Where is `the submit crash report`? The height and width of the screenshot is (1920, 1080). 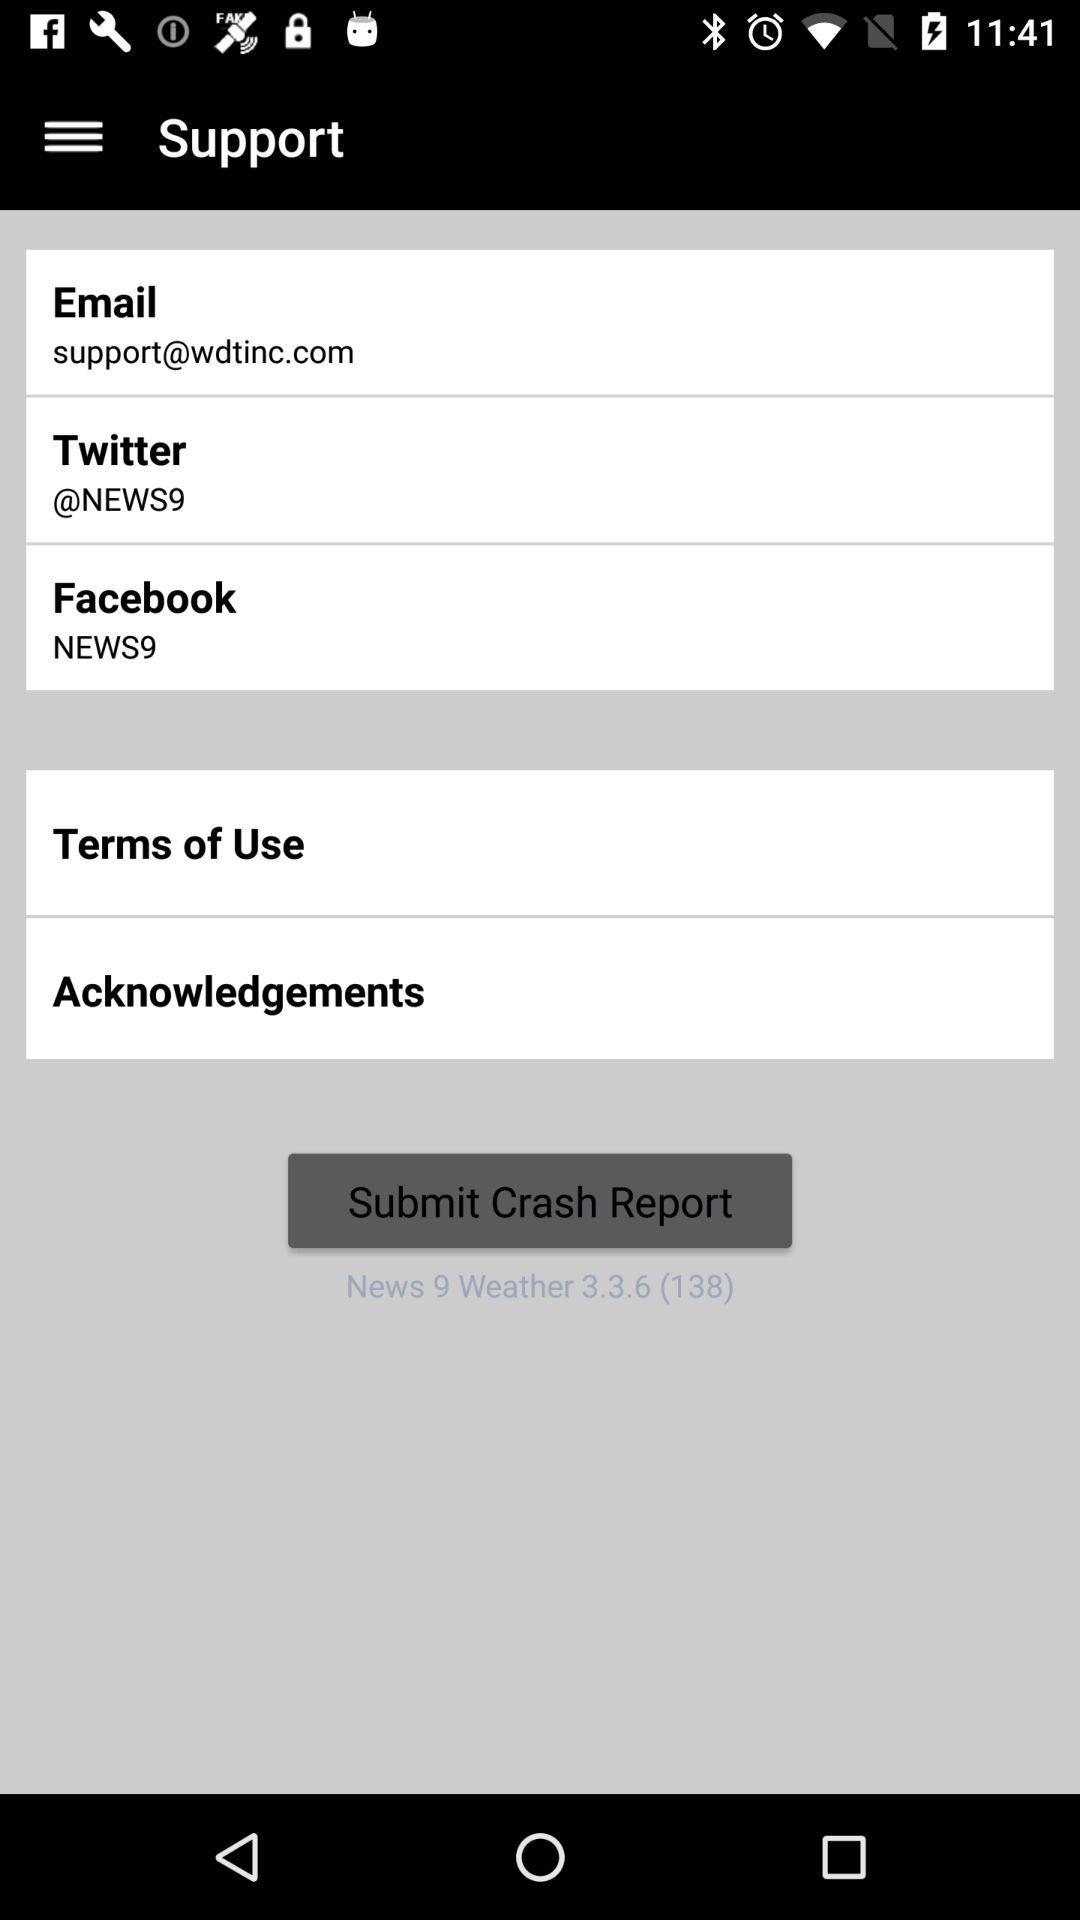
the submit crash report is located at coordinates (540, 1200).